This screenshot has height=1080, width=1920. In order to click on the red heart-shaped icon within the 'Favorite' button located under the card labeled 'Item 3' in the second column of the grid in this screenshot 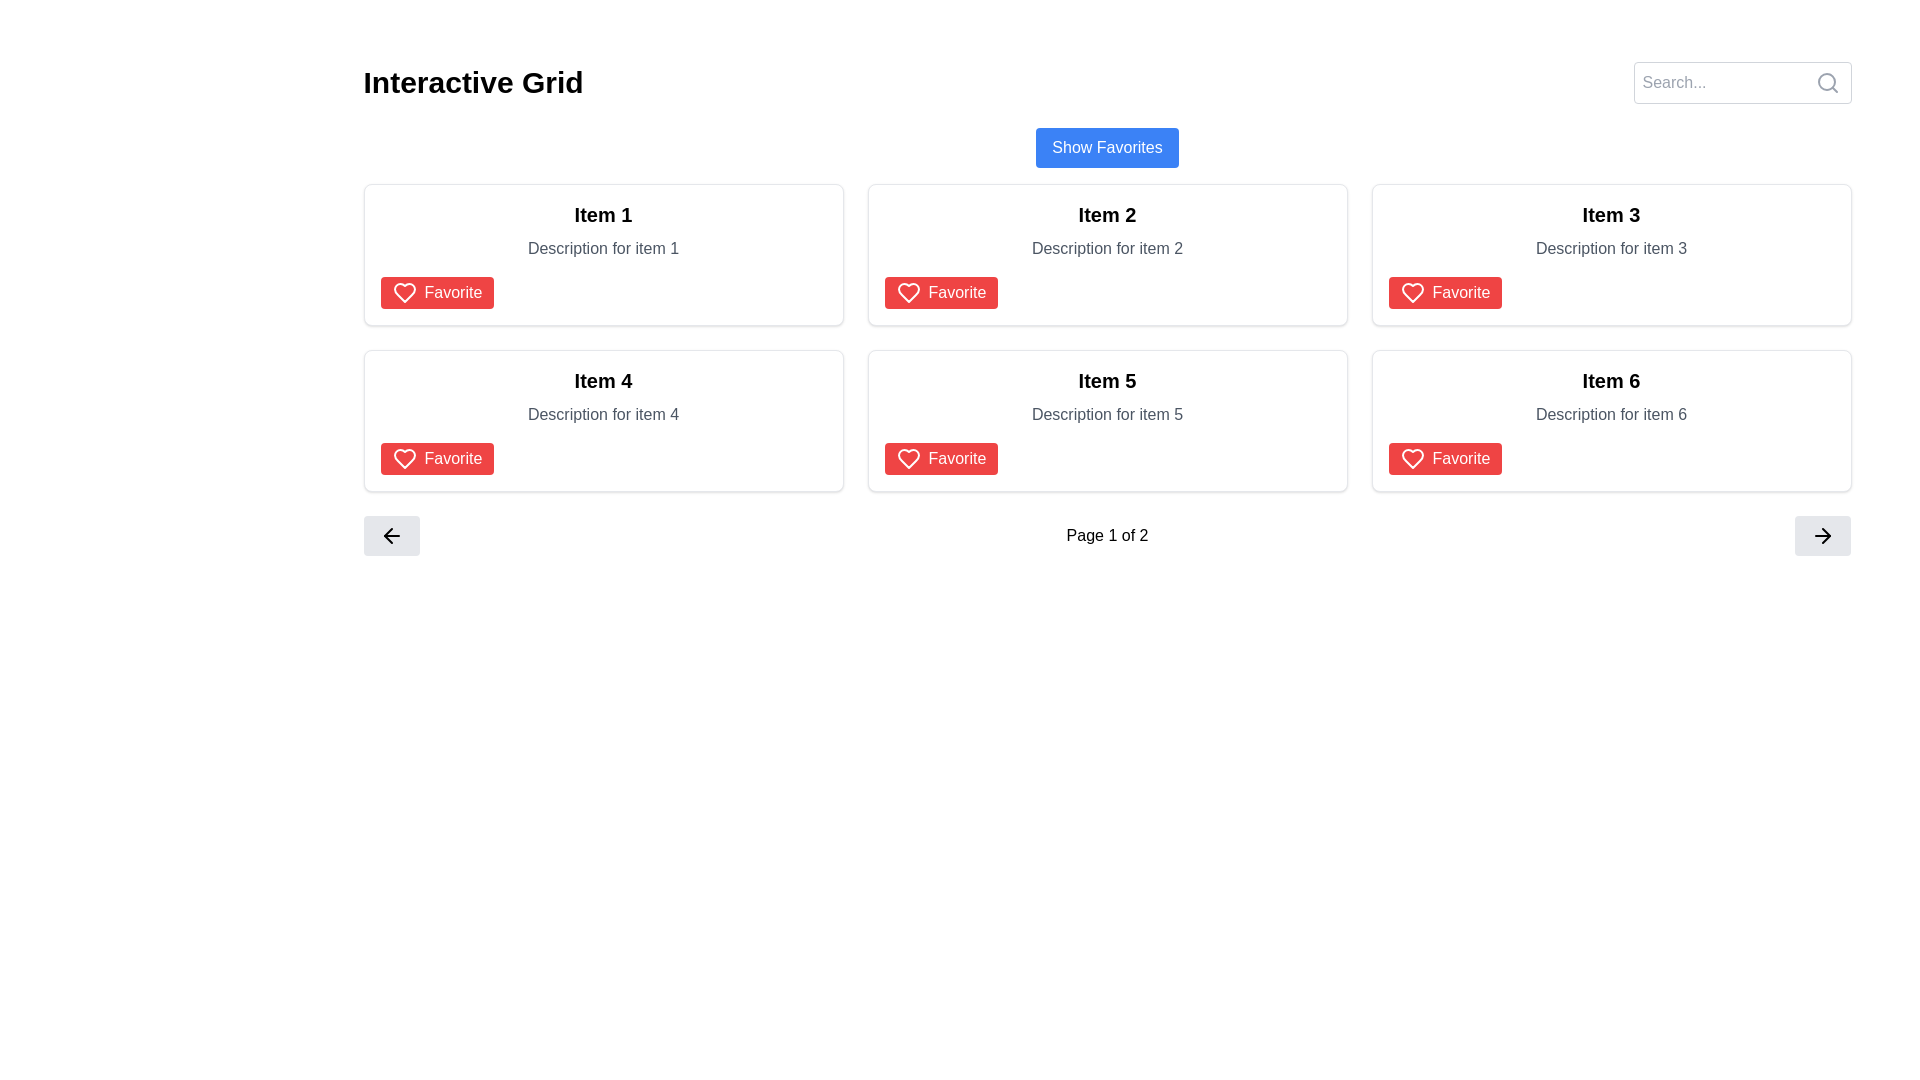, I will do `click(1411, 293)`.